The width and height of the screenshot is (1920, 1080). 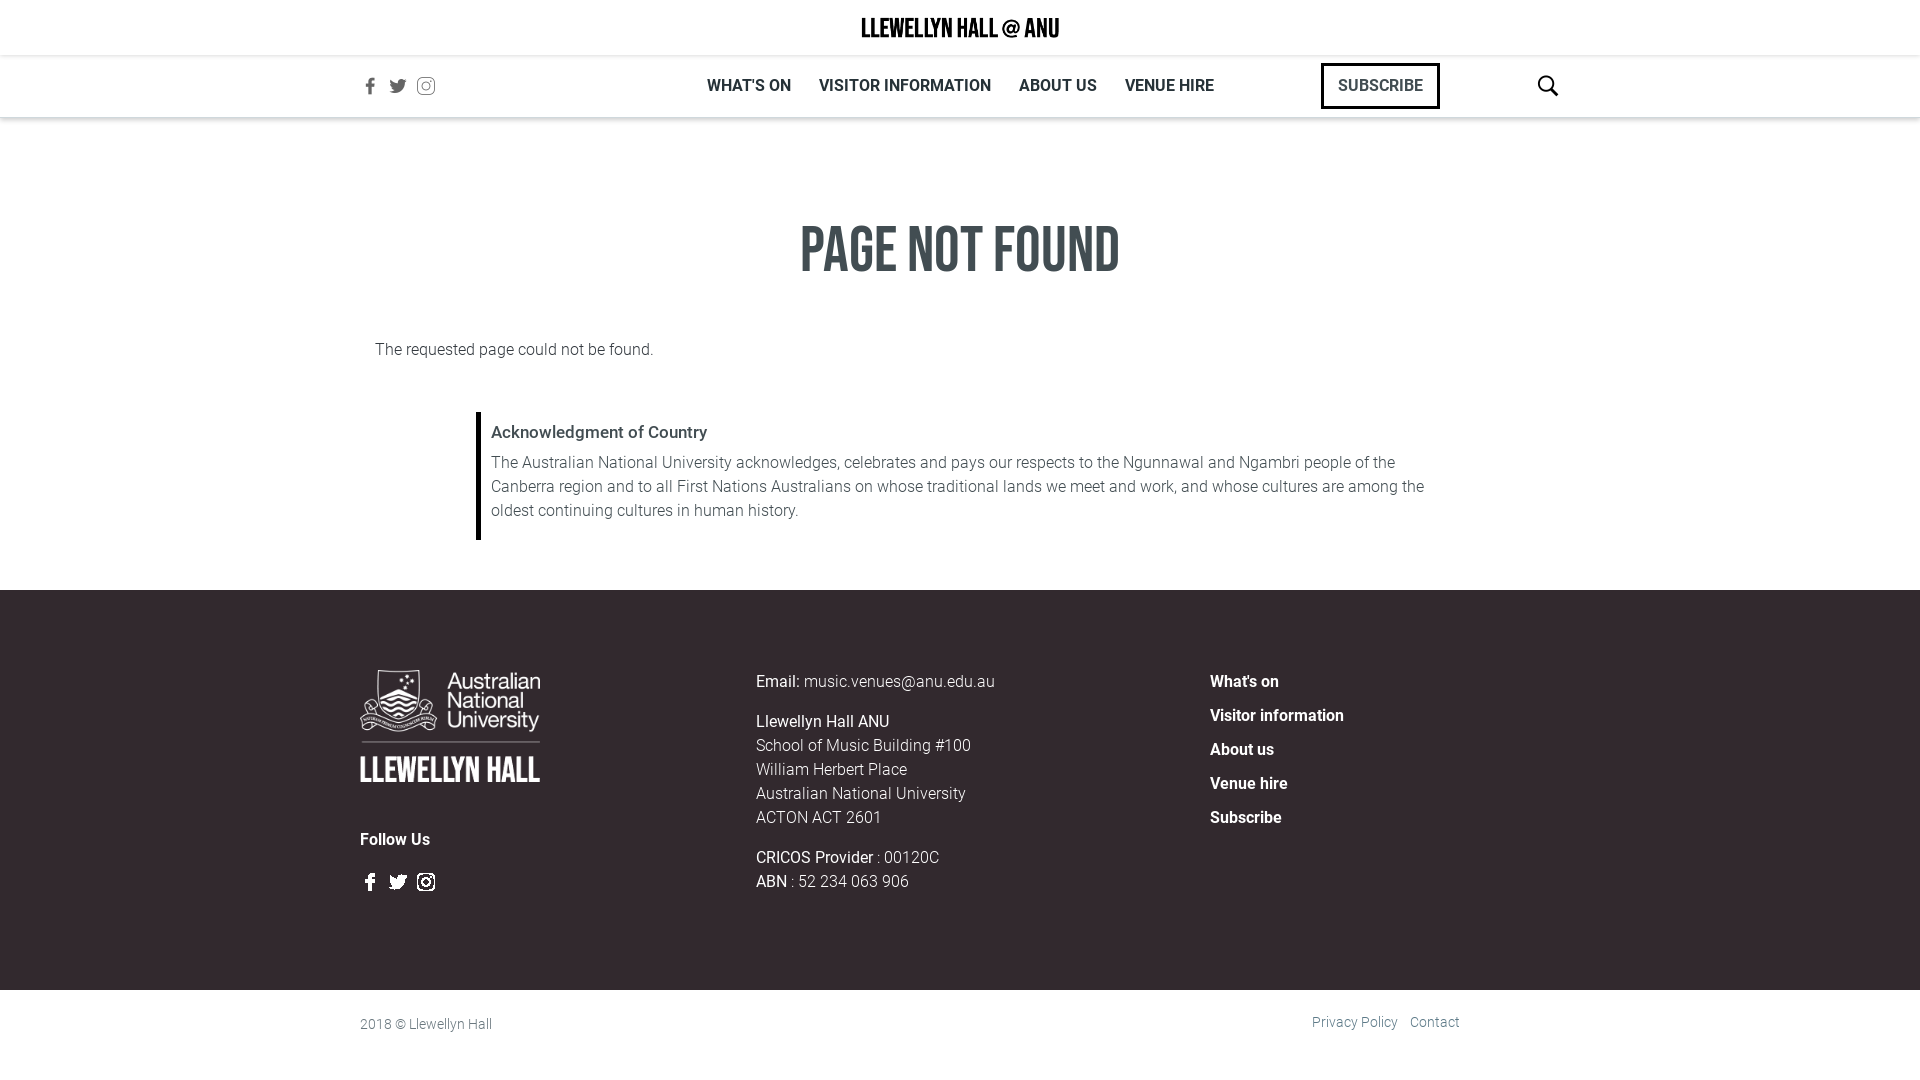 What do you see at coordinates (1434, 1022) in the screenshot?
I see `'Contact'` at bounding box center [1434, 1022].